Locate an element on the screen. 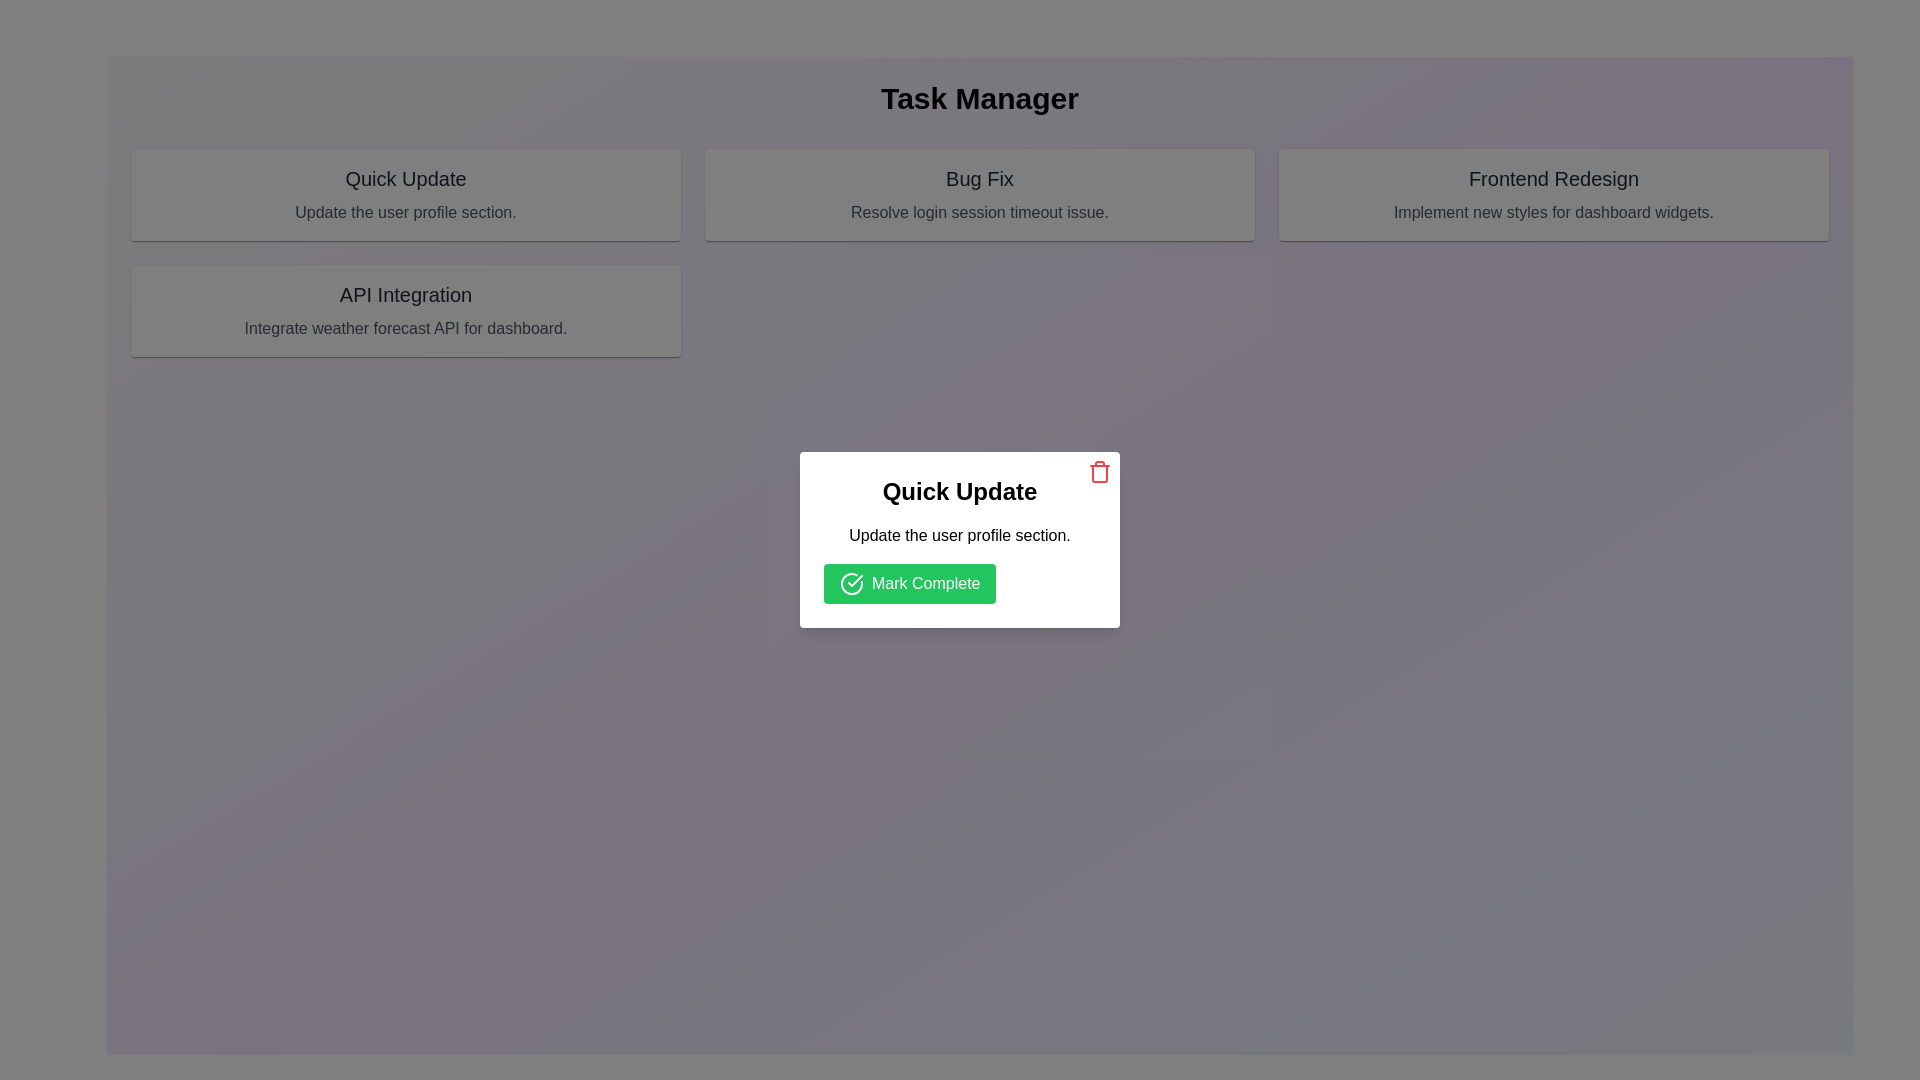 The width and height of the screenshot is (1920, 1080). the static text label that reads 'Integrate weather forecast API for dashboard.' which is located beneath the title 'API Integration' in the bottom section of the card is located at coordinates (405, 327).